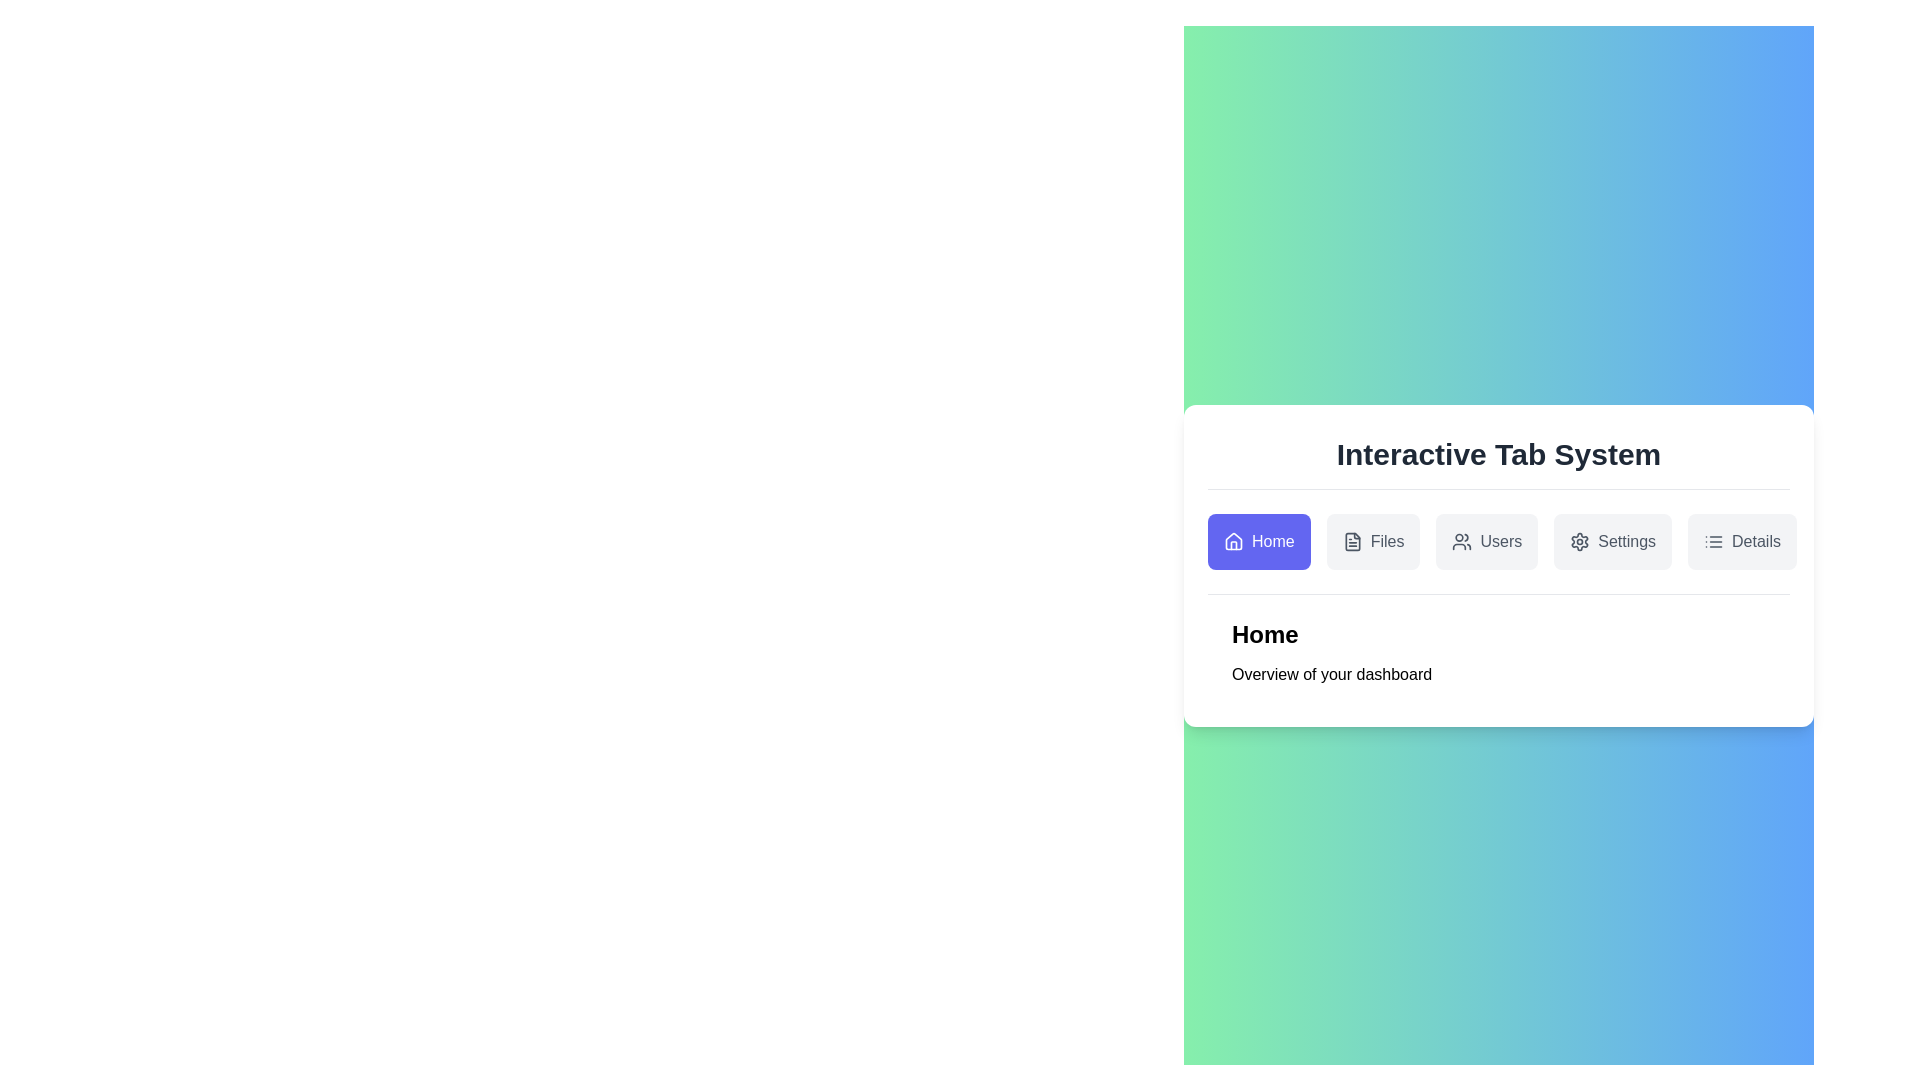 This screenshot has width=1920, height=1080. Describe the element at coordinates (1579, 542) in the screenshot. I see `the 'Settings' icon located to the left of the text 'Settings' in the tab navigation bar` at that location.